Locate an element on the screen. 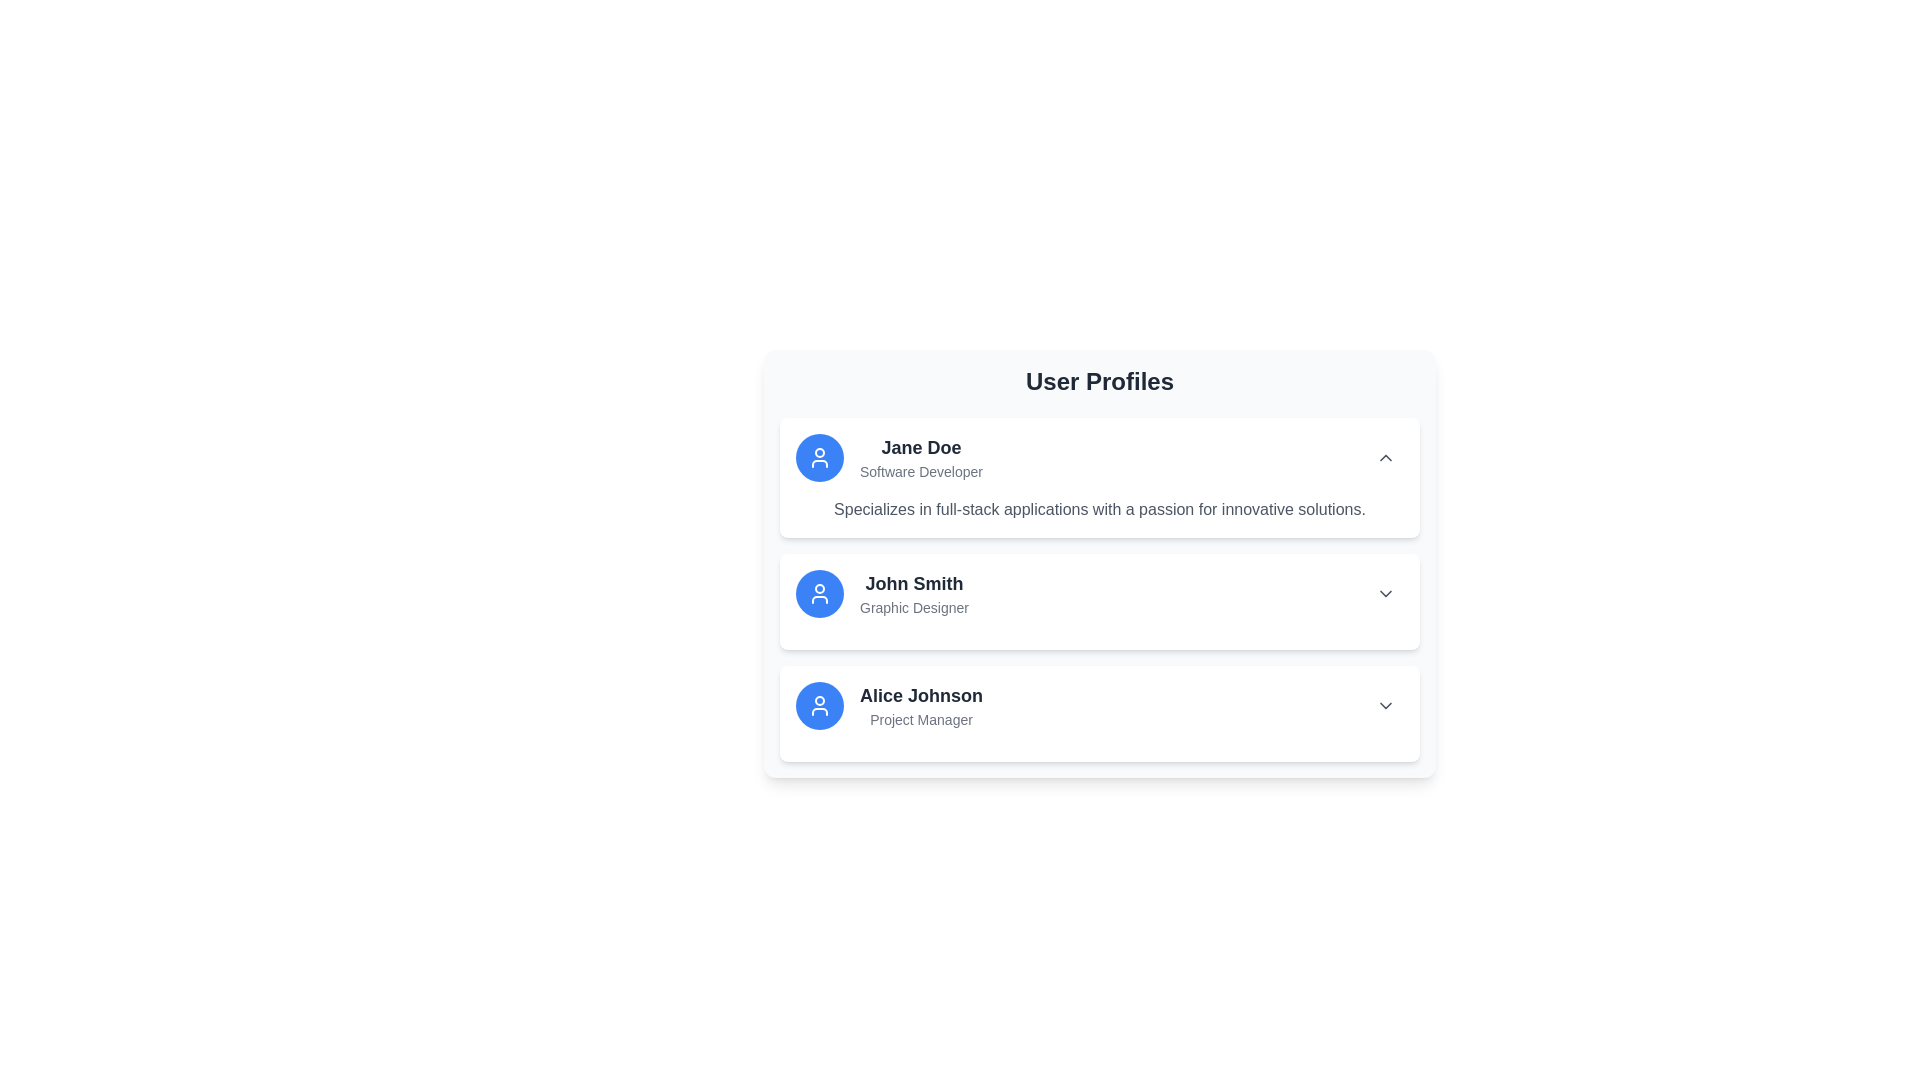 This screenshot has width=1920, height=1080. the descriptive text element that displays information about Jane Doe's expertise, located at the bottom of the profile information section is located at coordinates (1098, 508).